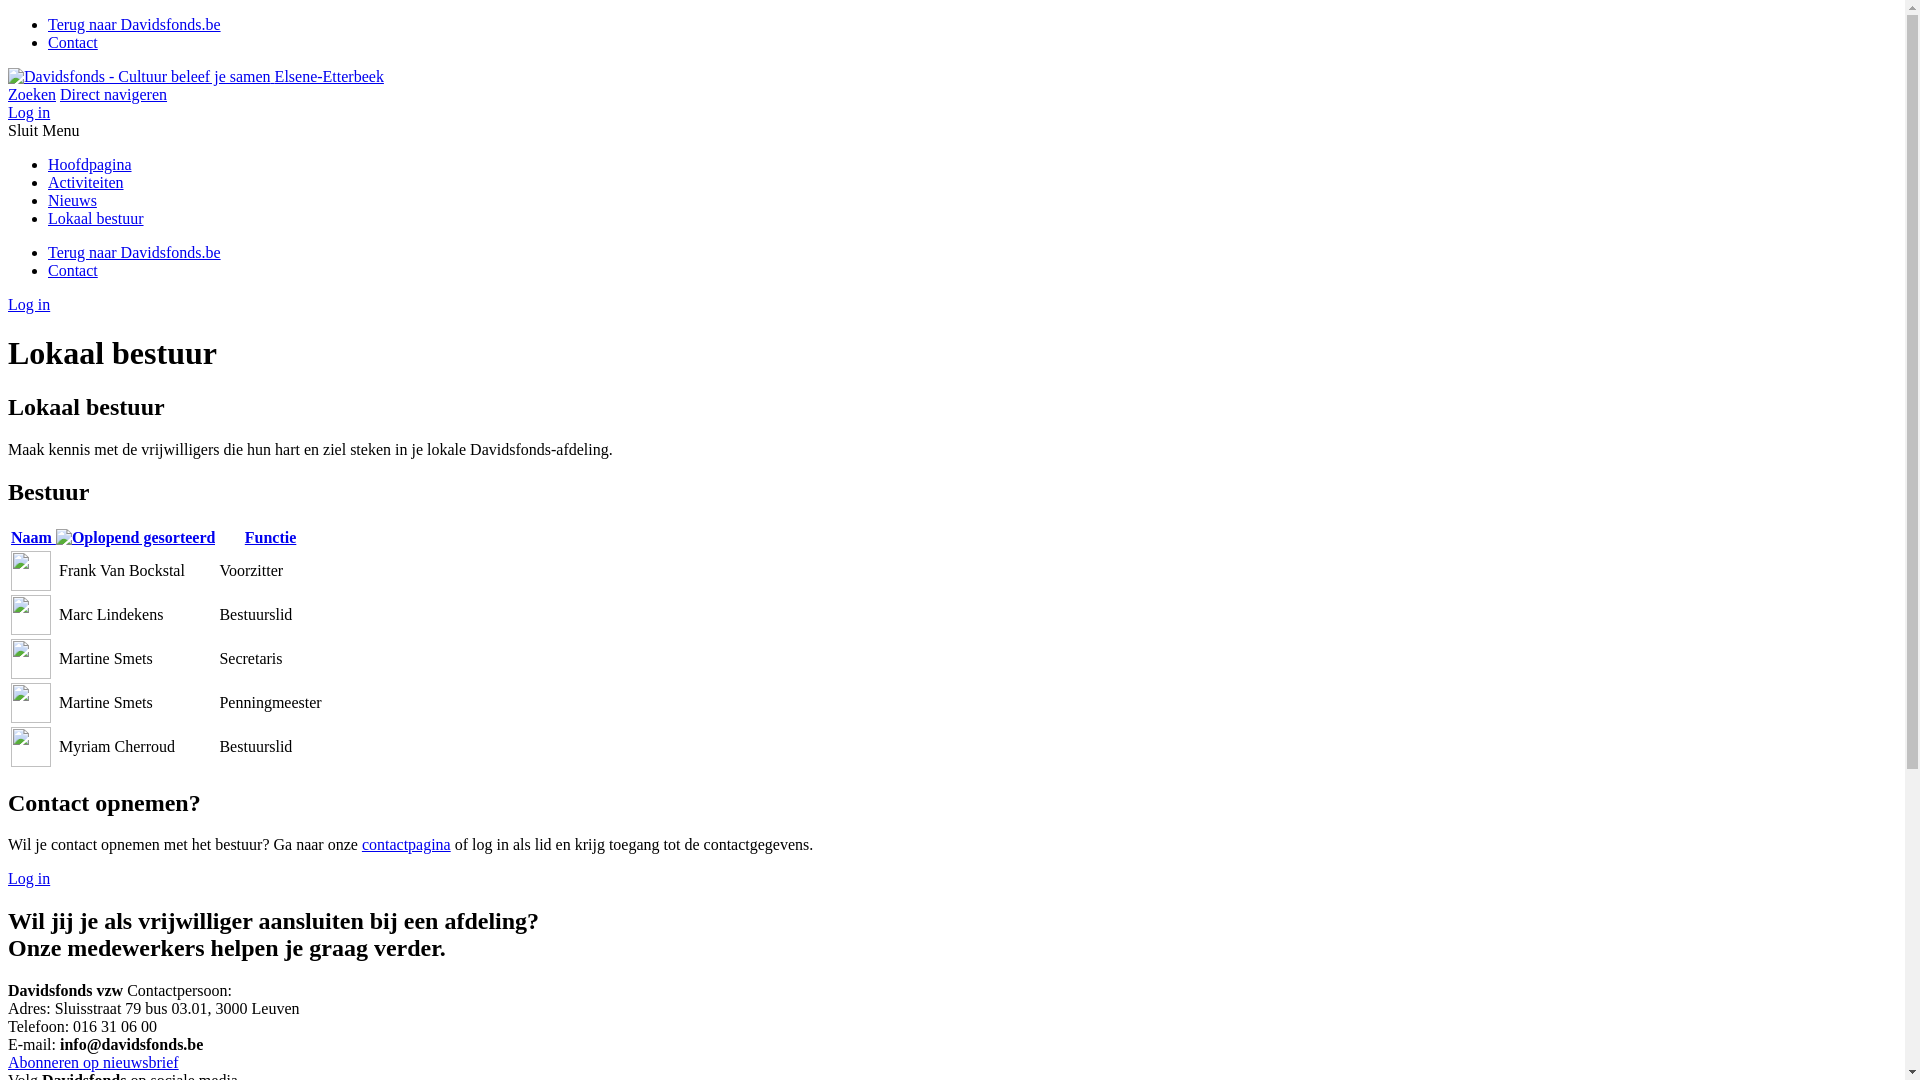  Describe the element at coordinates (112, 536) in the screenshot. I see `'Naam'` at that location.